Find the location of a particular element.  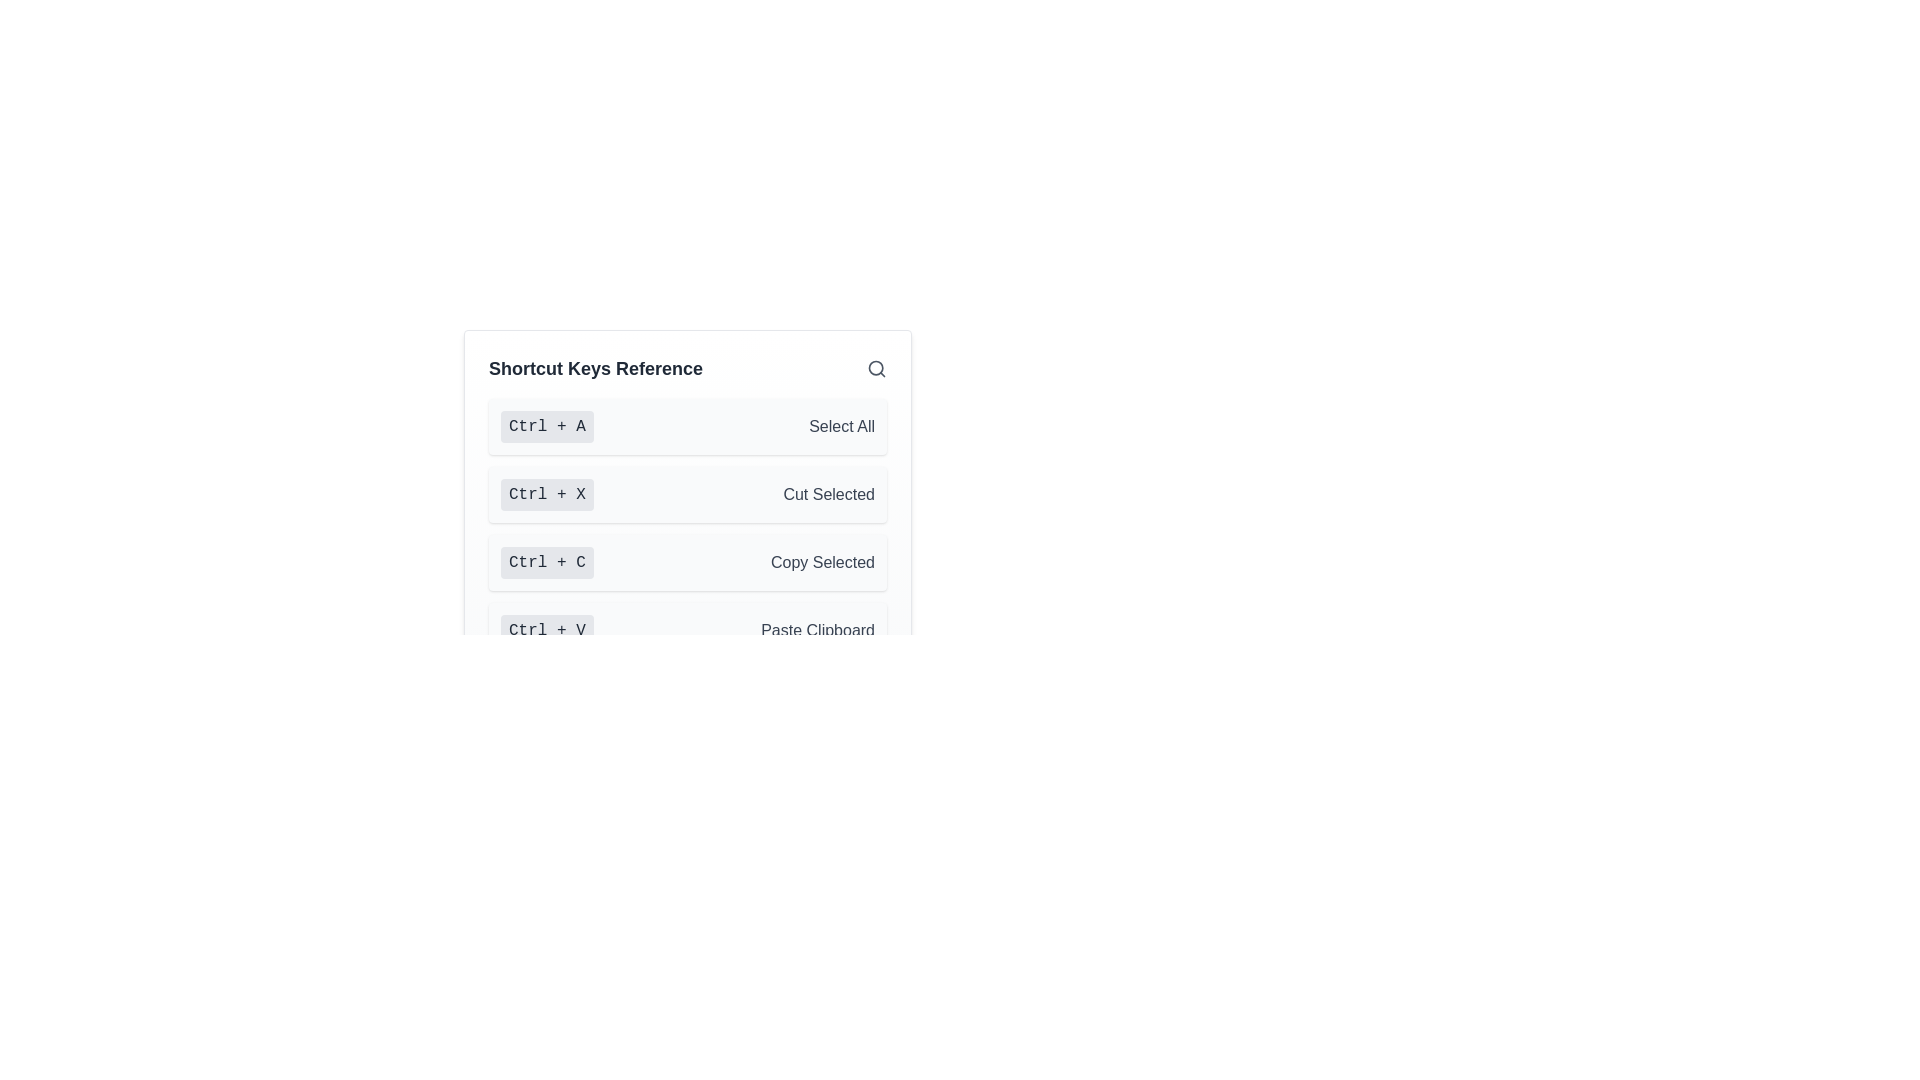

text from the Heading element located at the top of the vertical list layout, which serves as a title or heading for the following content related to shortcut keys is located at coordinates (687, 369).